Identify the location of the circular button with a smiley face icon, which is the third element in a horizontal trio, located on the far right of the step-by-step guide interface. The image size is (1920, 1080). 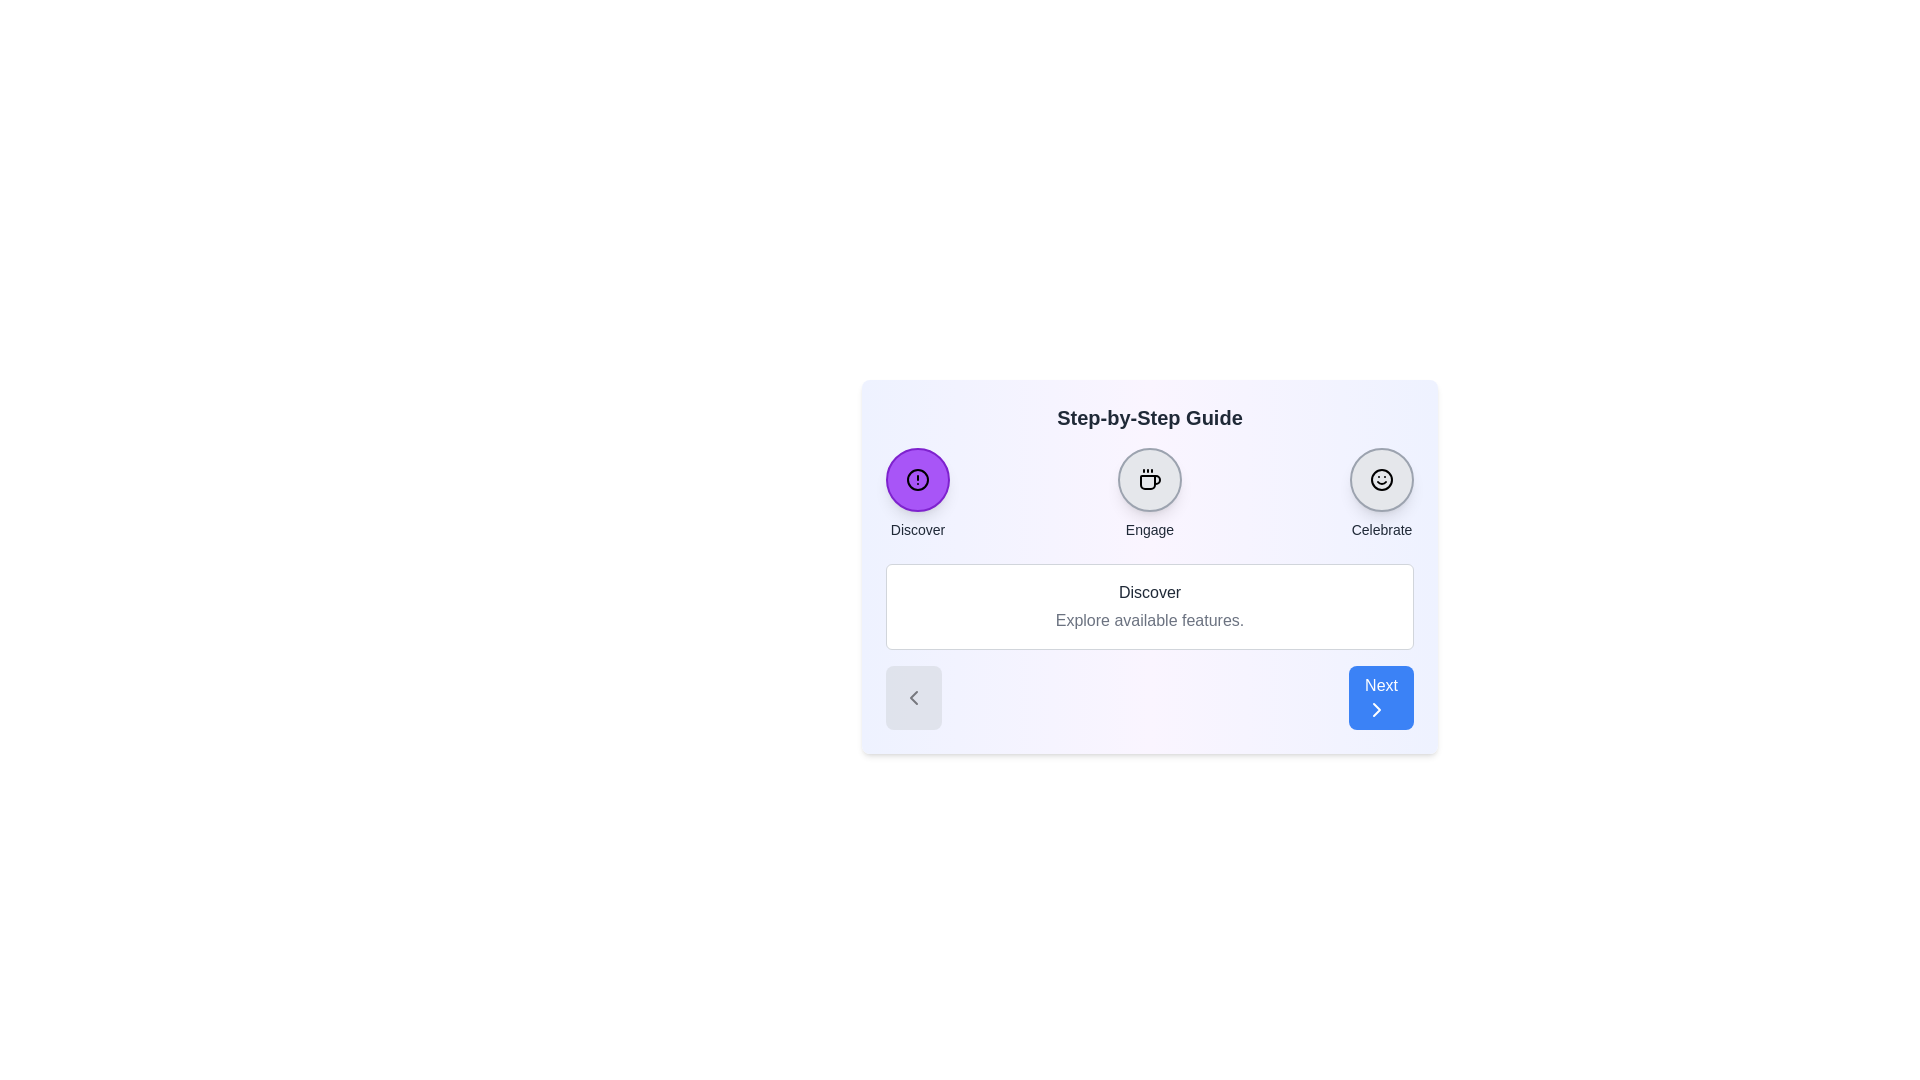
(1381, 479).